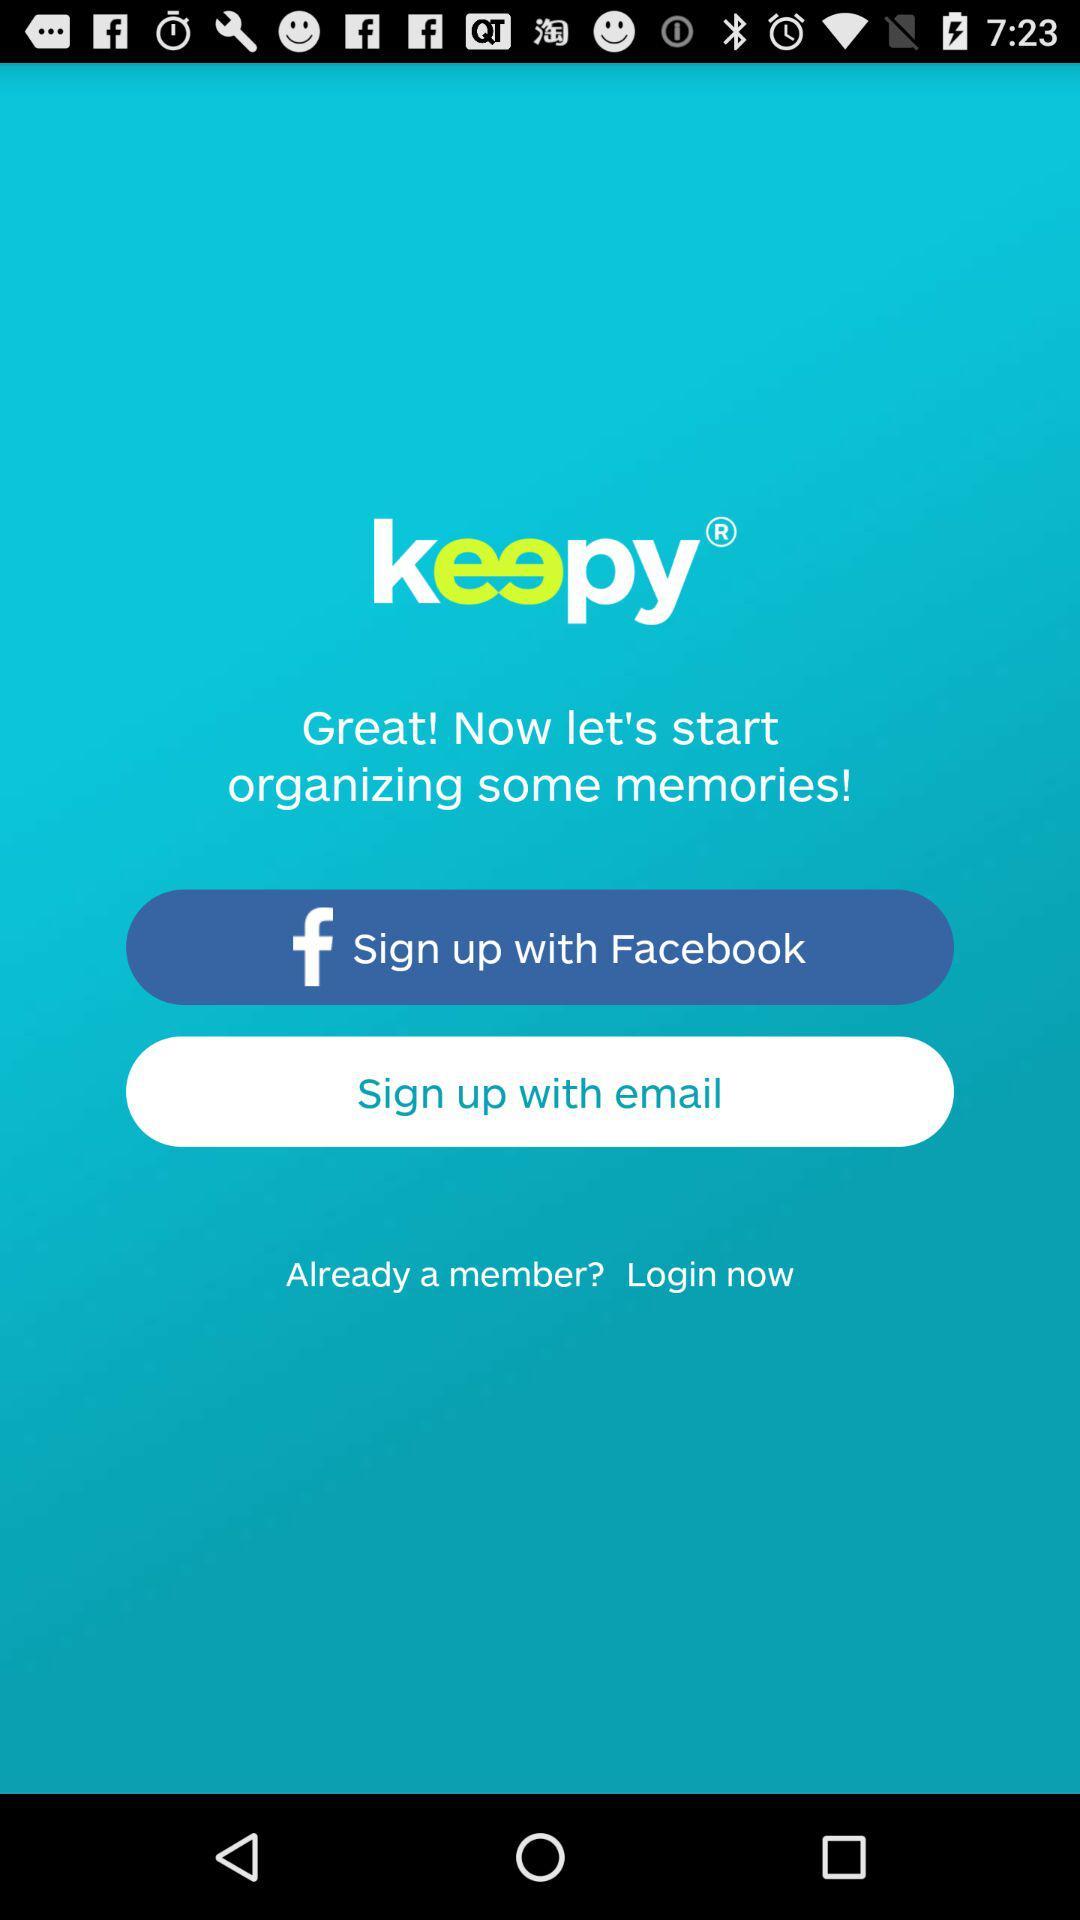 This screenshot has height=1920, width=1080. I want to click on the item at the bottom right corner, so click(723, 1292).